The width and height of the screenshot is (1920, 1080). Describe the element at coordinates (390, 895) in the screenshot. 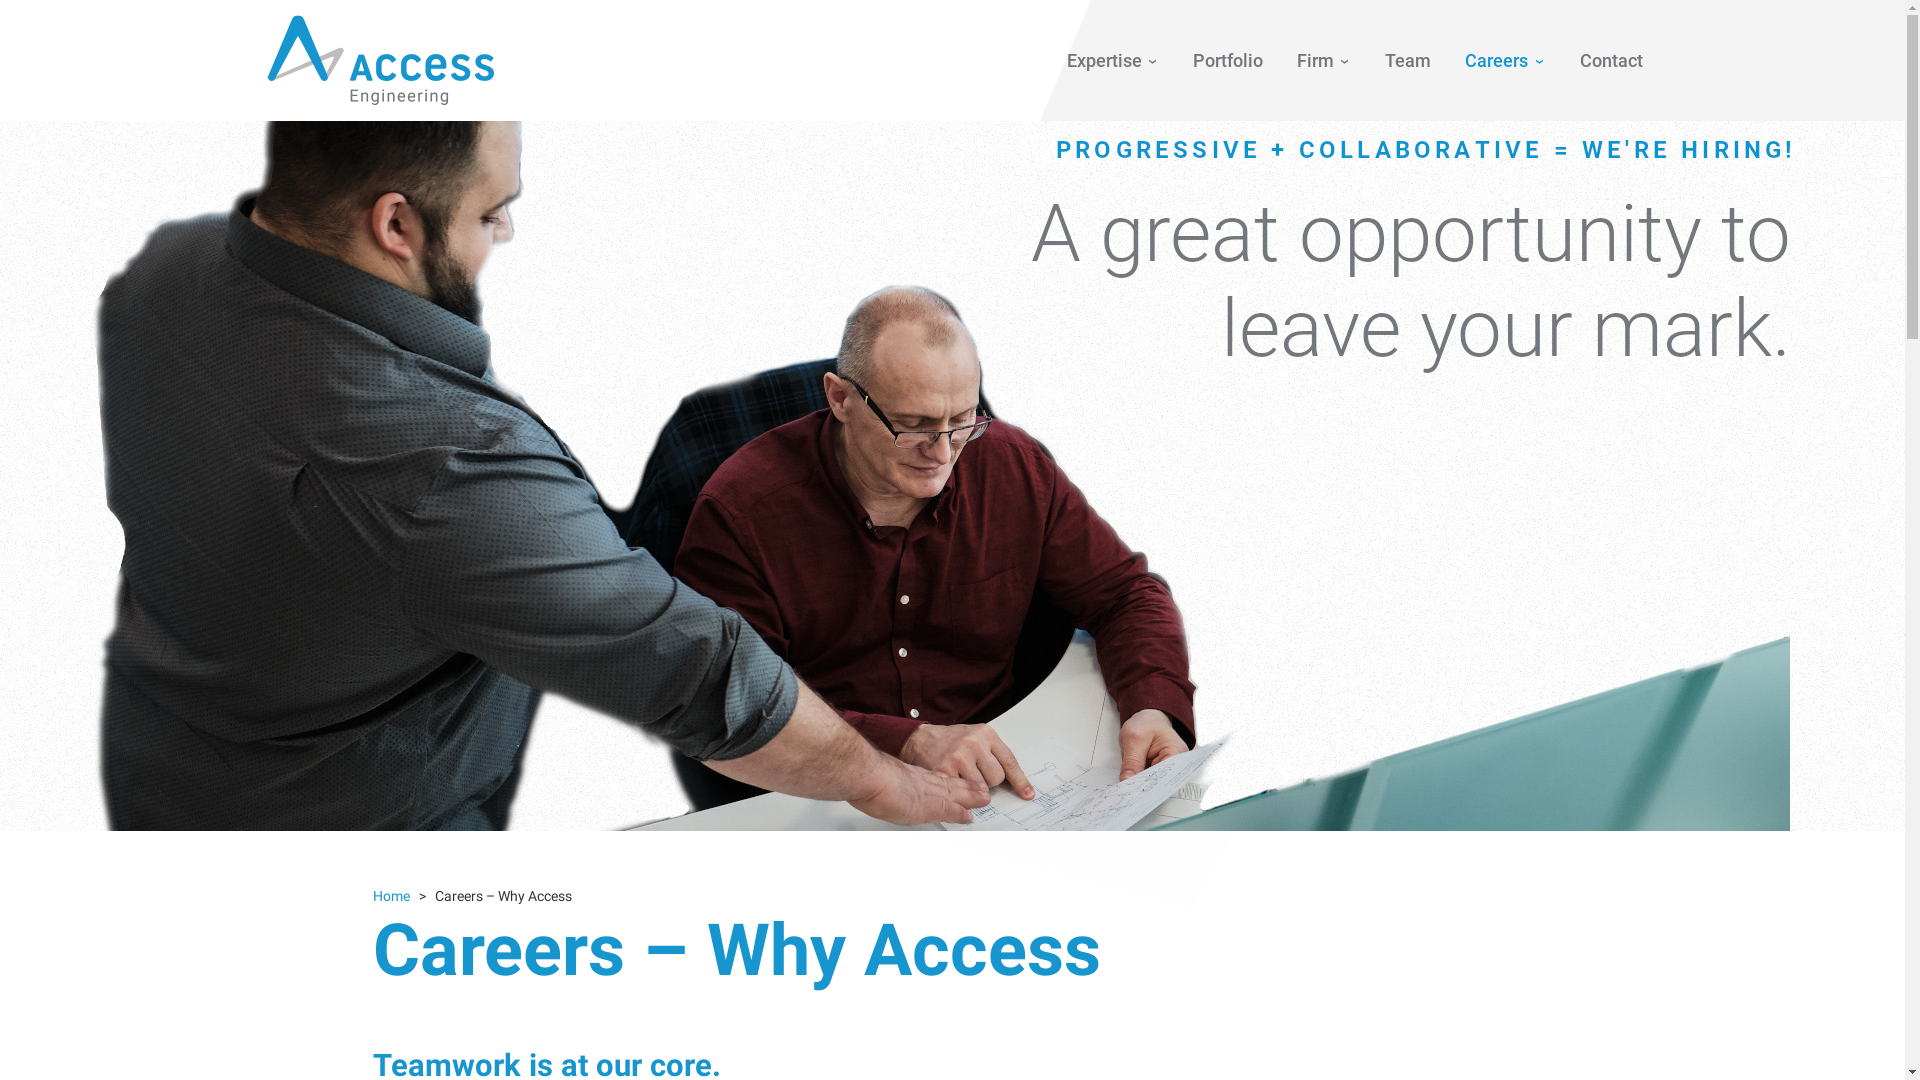

I see `'Home'` at that location.